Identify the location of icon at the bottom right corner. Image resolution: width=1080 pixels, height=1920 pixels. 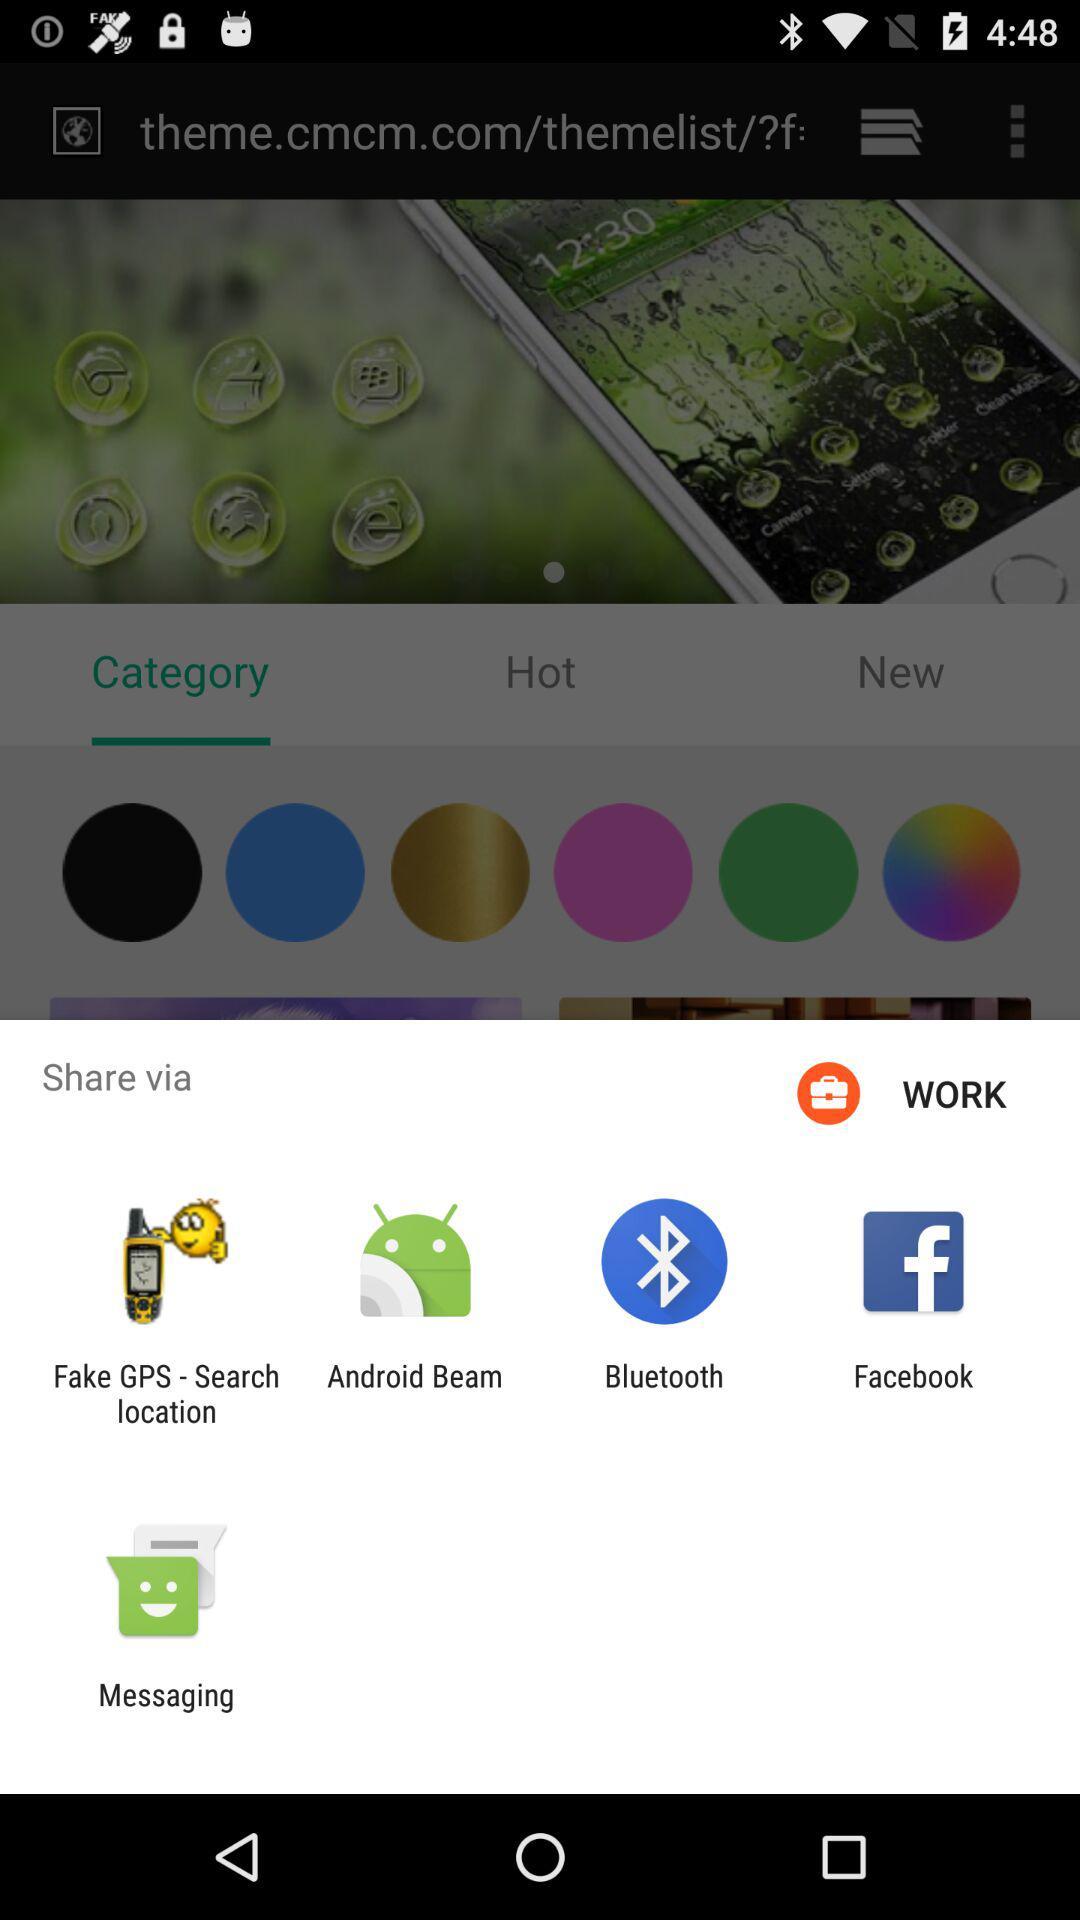
(913, 1392).